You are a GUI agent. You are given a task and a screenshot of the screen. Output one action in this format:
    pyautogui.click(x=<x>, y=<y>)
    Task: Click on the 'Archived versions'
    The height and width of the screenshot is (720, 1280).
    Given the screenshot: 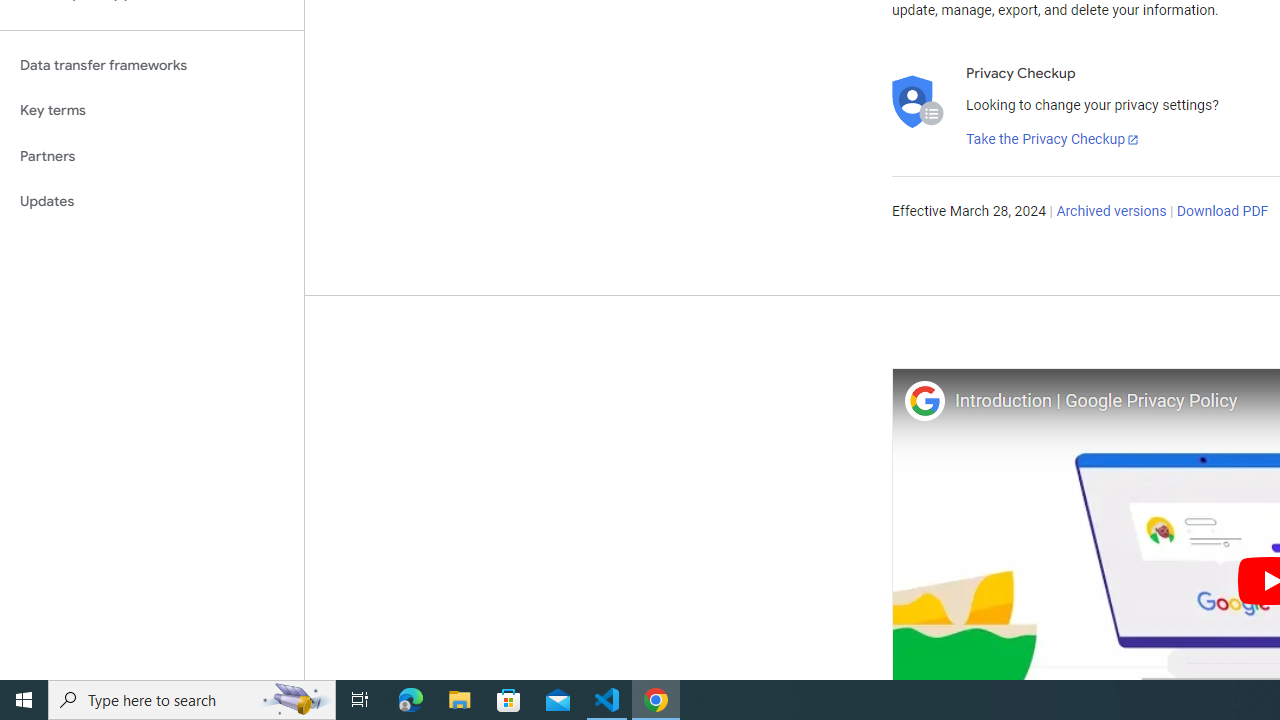 What is the action you would take?
    pyautogui.click(x=1110, y=212)
    